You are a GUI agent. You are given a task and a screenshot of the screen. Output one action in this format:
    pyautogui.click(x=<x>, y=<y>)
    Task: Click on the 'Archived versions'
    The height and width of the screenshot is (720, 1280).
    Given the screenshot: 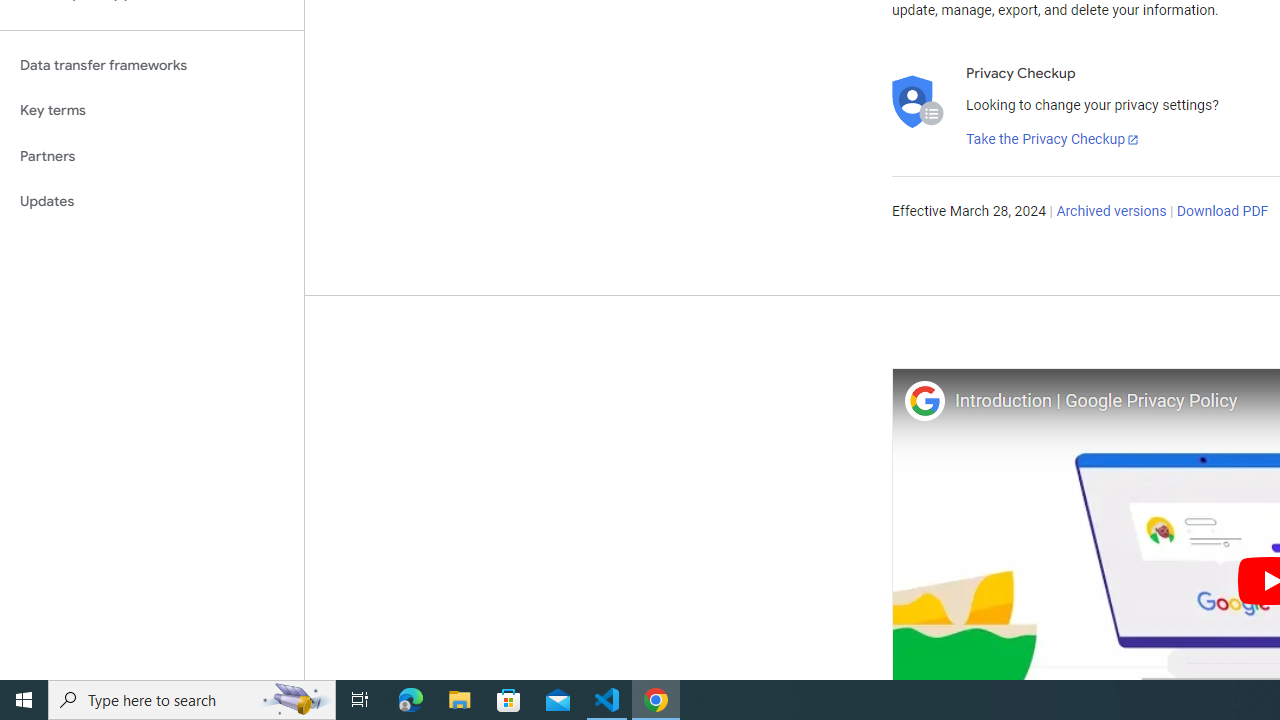 What is the action you would take?
    pyautogui.click(x=1110, y=212)
    